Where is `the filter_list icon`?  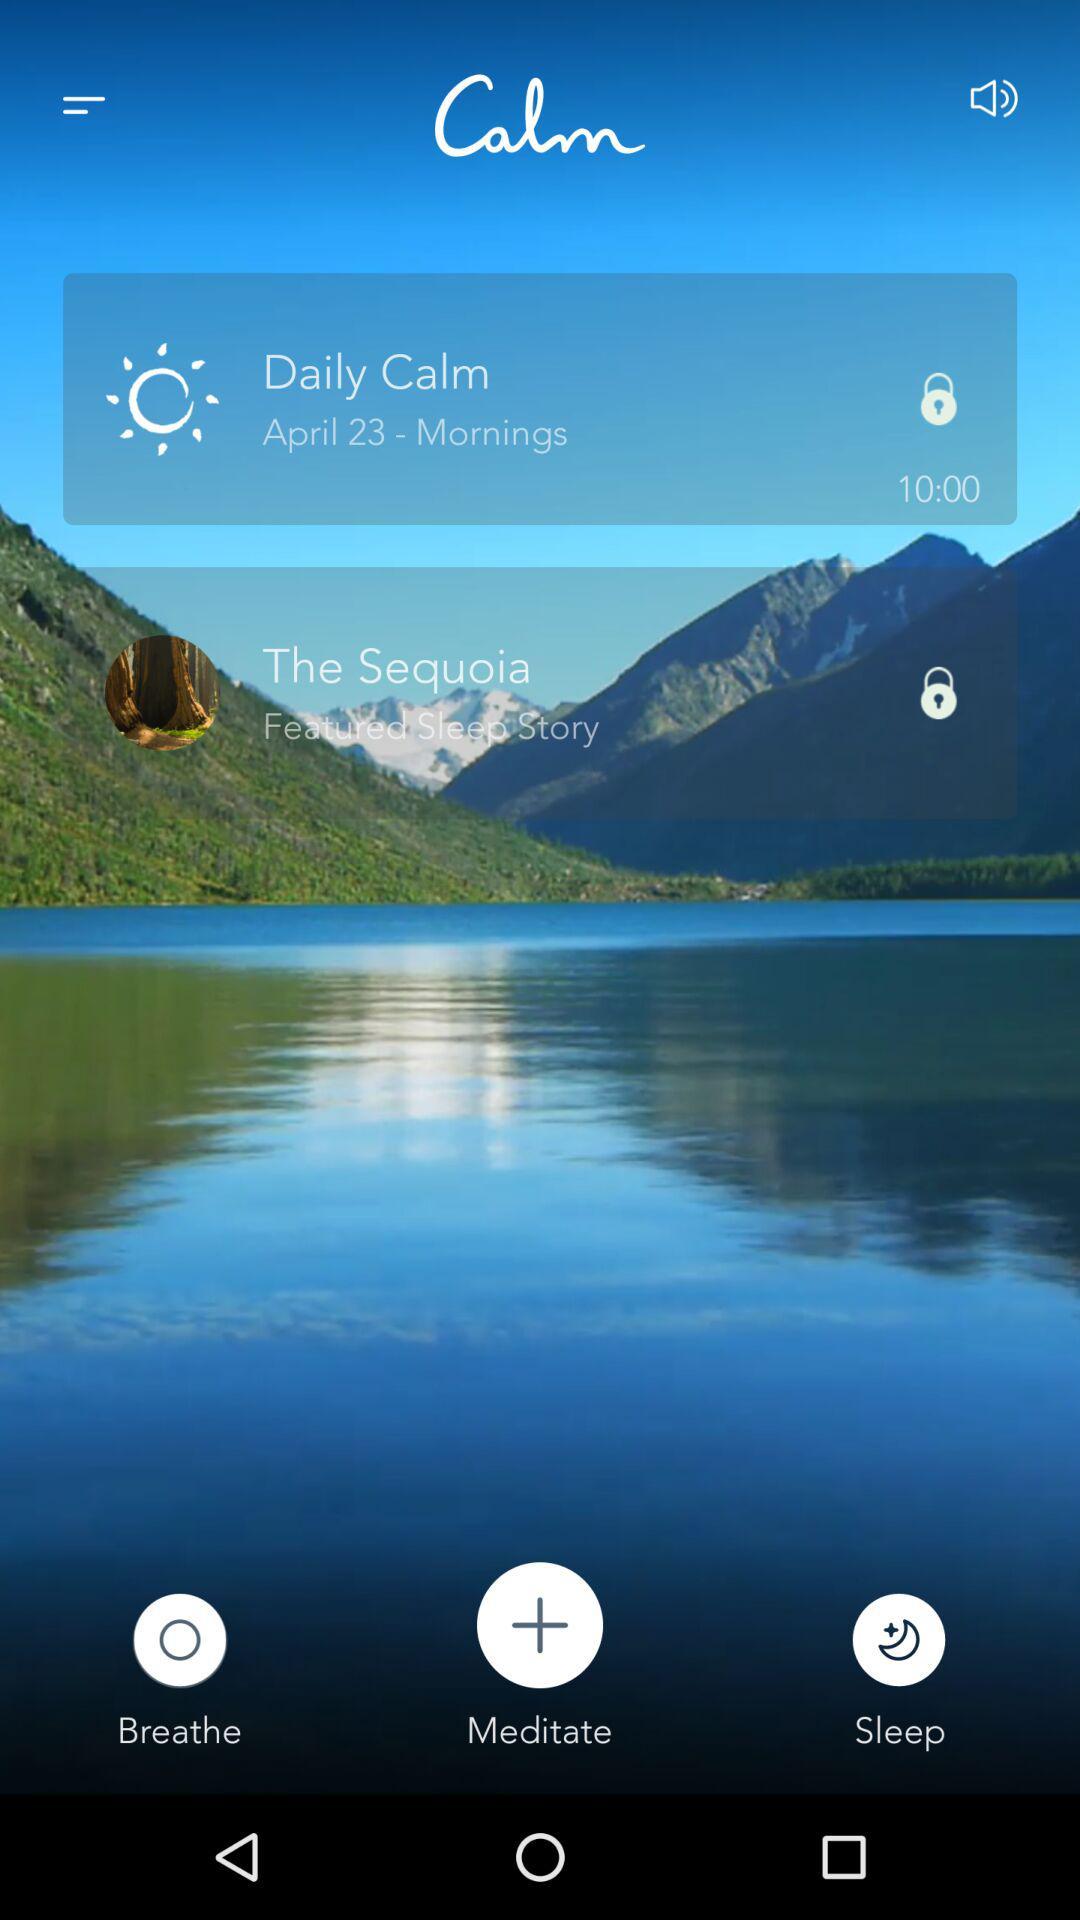 the filter_list icon is located at coordinates (83, 104).